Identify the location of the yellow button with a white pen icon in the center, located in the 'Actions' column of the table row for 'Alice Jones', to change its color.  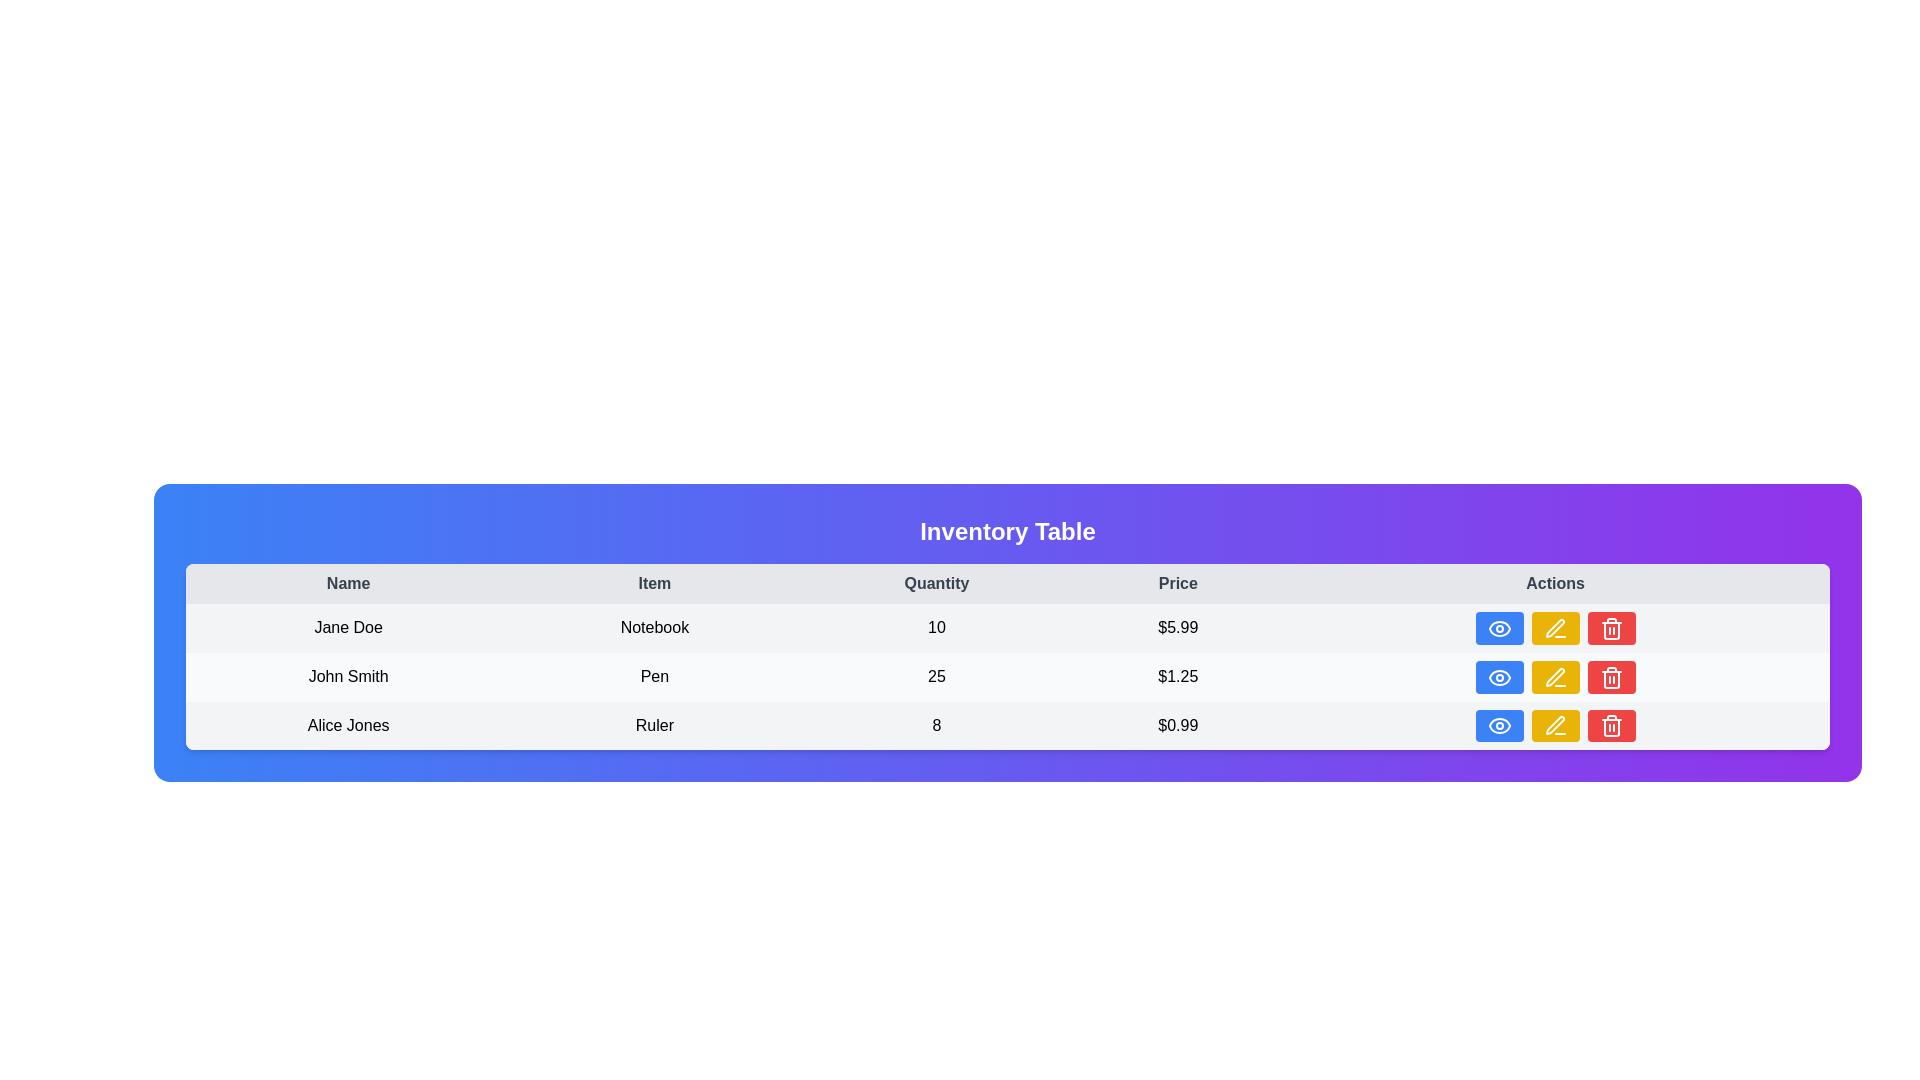
(1554, 725).